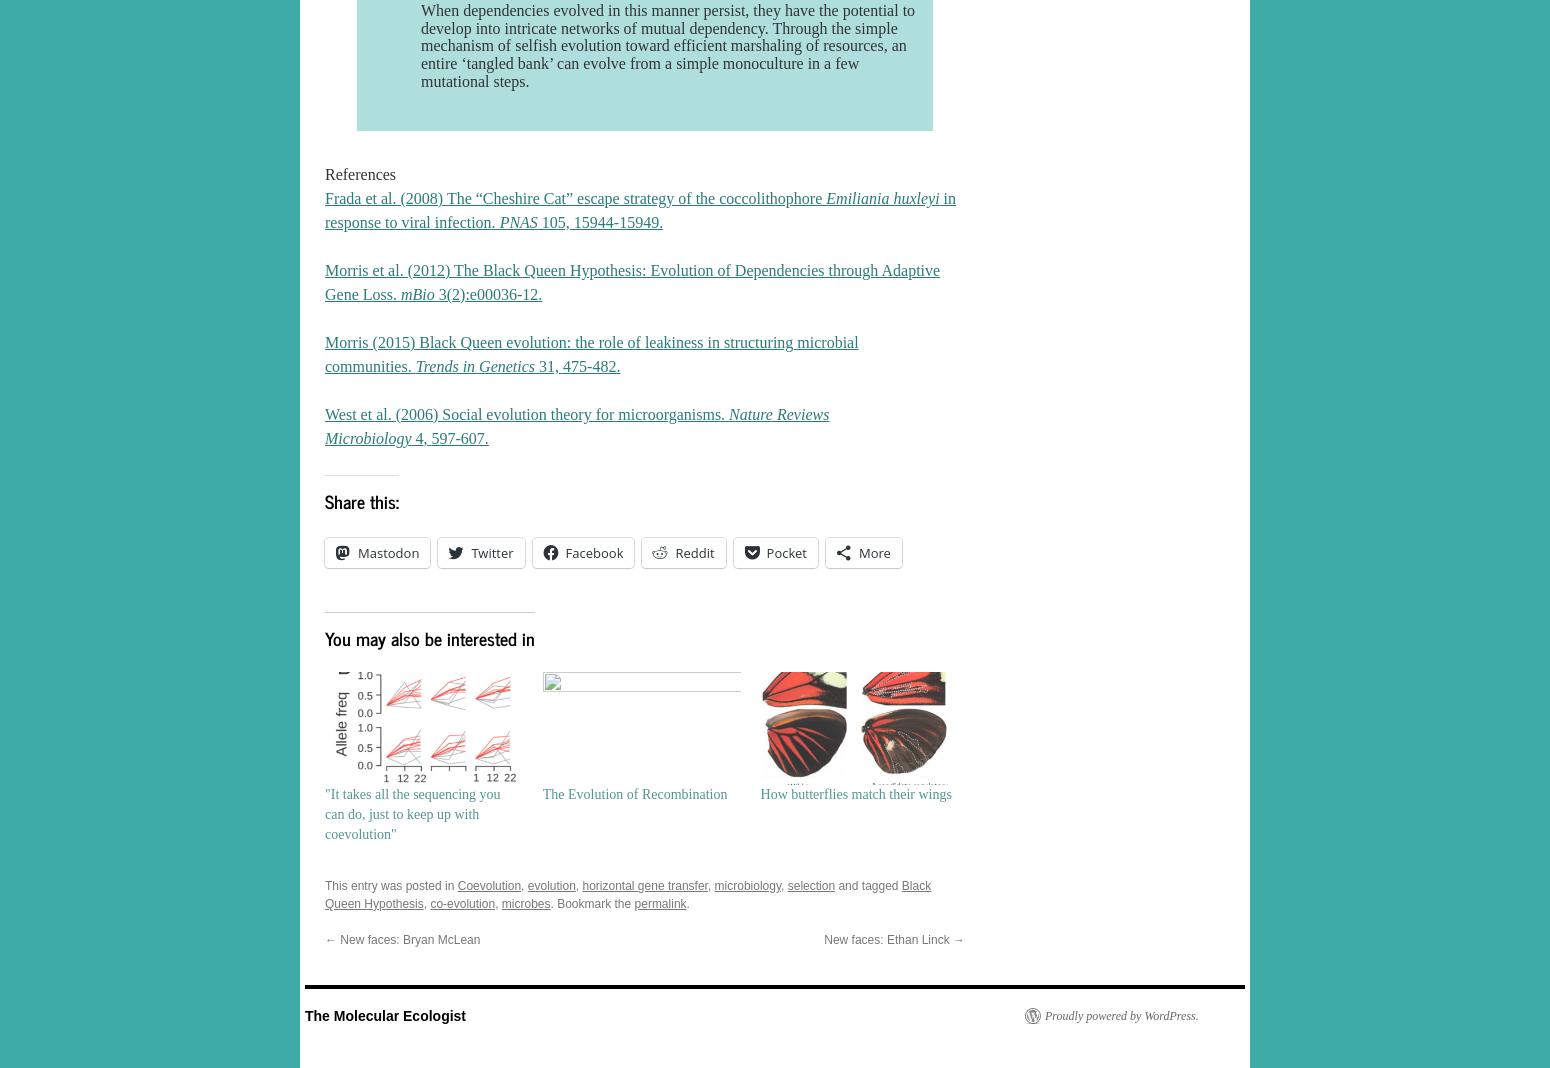  I want to click on 'This entry was posted in', so click(391, 884).